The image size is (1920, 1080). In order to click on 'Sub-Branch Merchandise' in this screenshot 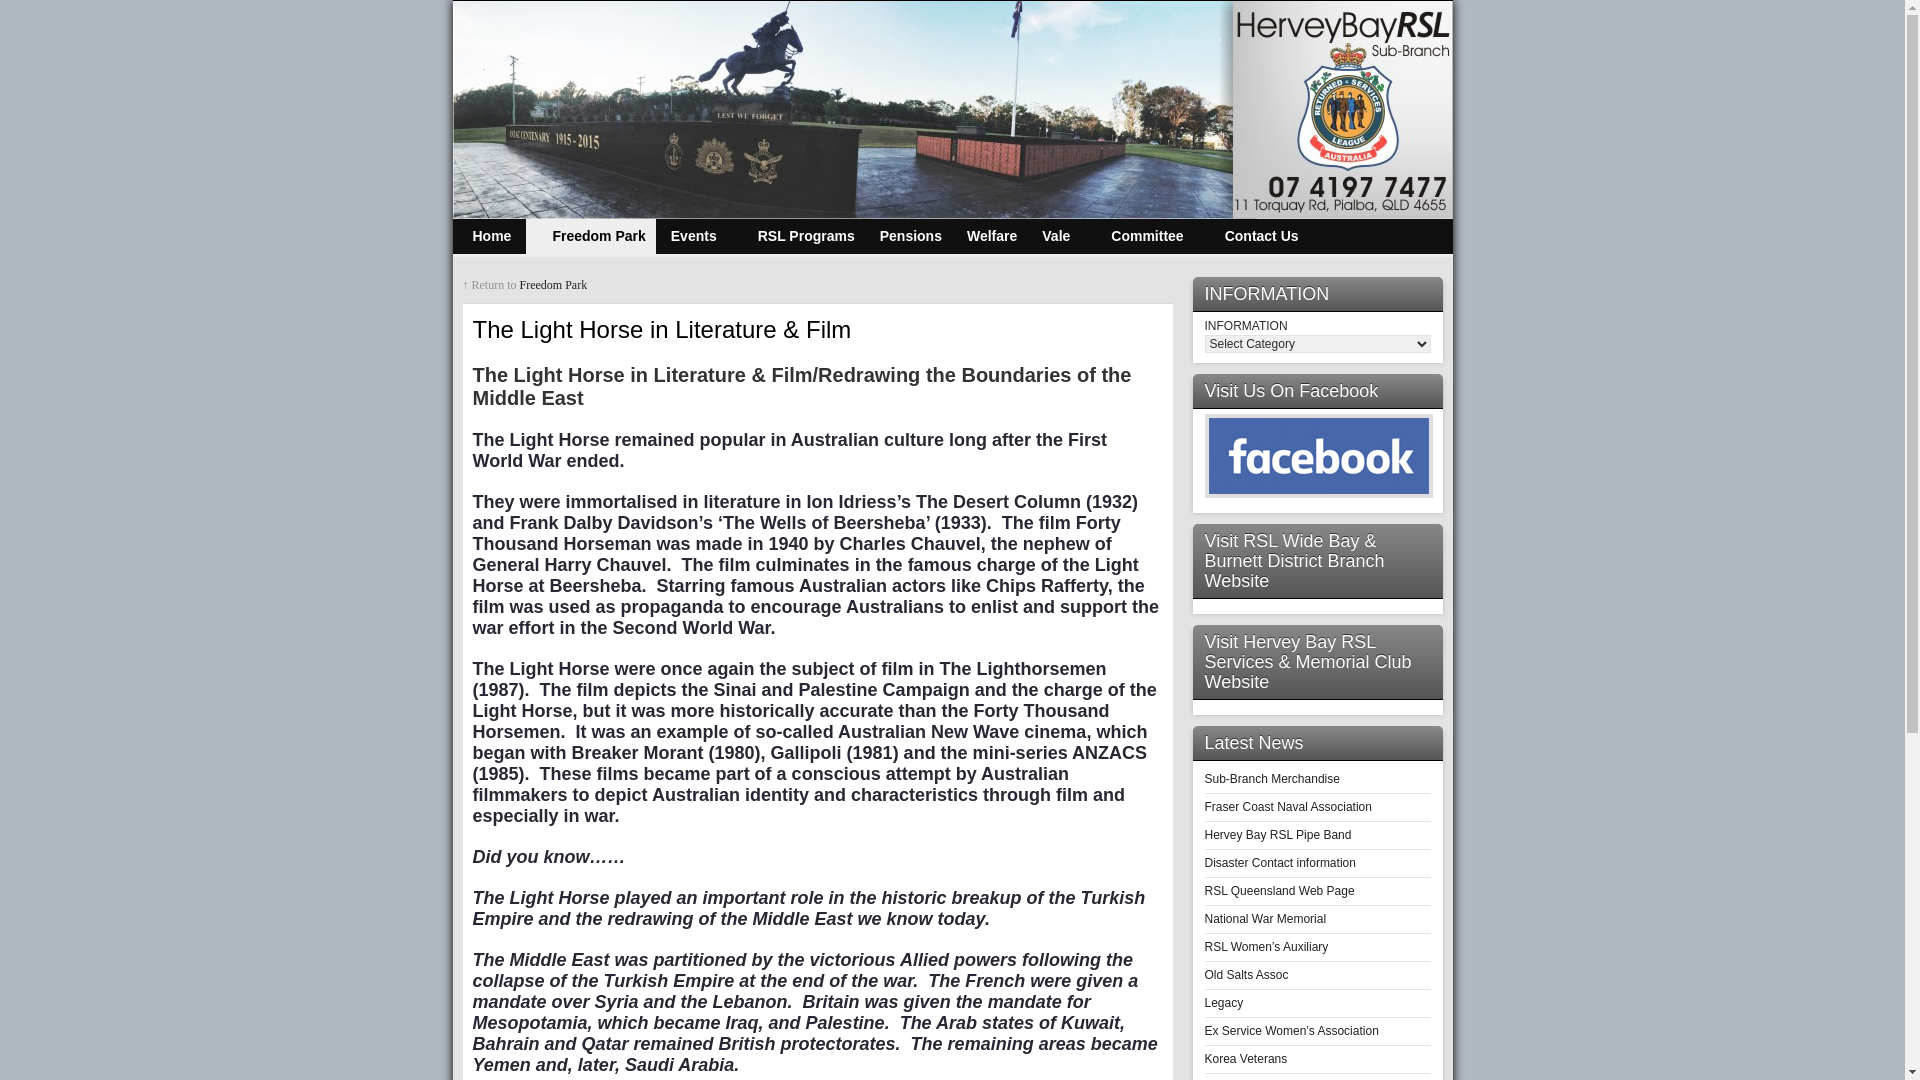, I will do `click(1270, 778)`.